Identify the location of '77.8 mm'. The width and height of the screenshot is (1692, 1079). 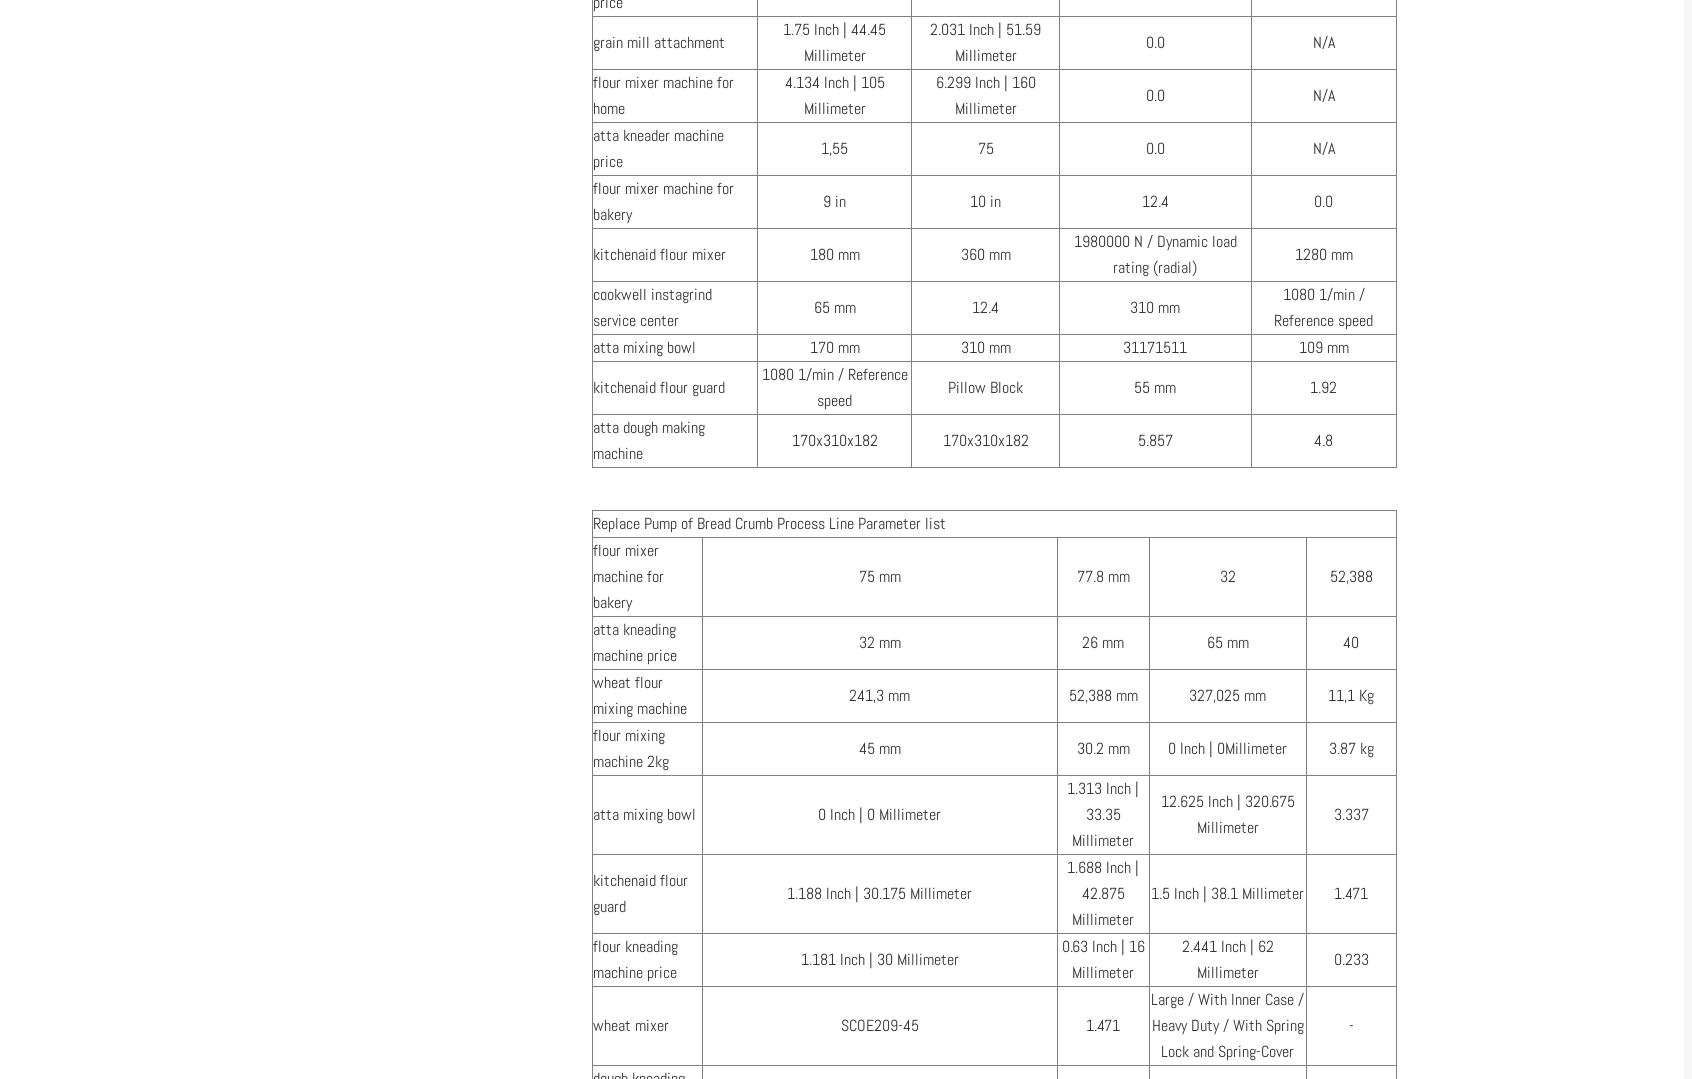
(1102, 575).